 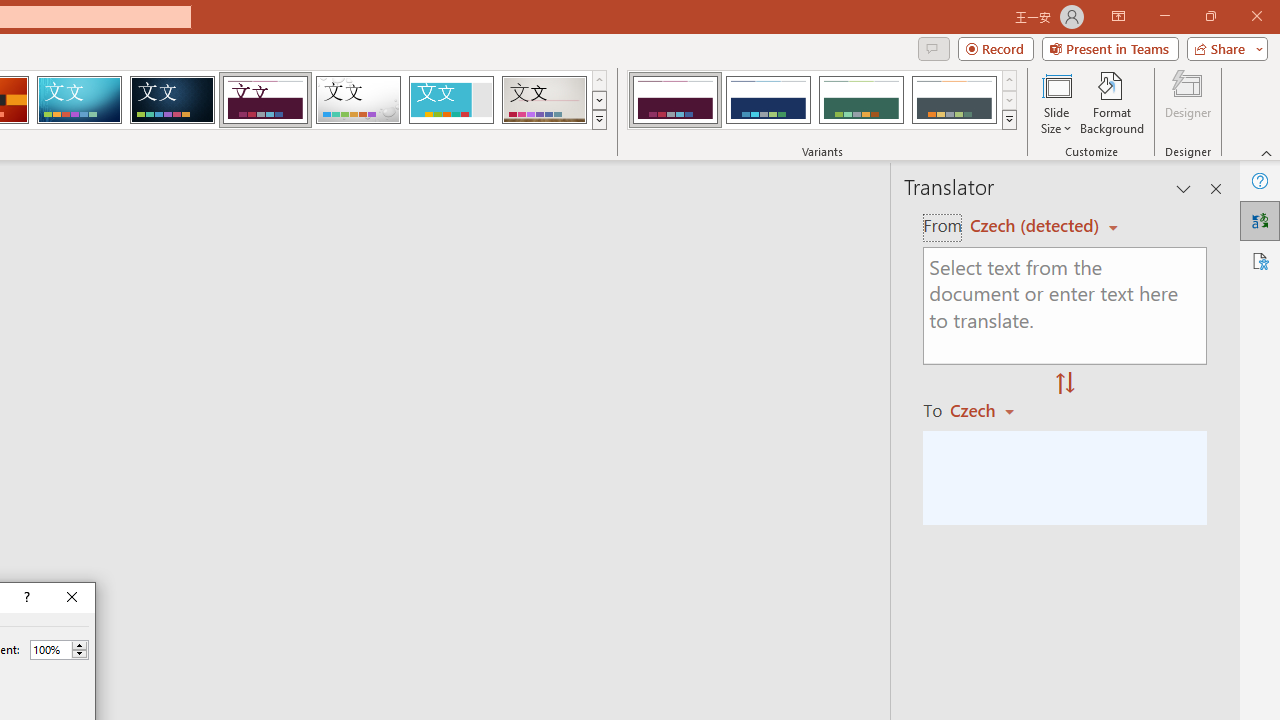 What do you see at coordinates (72, 596) in the screenshot?
I see `'Close'` at bounding box center [72, 596].